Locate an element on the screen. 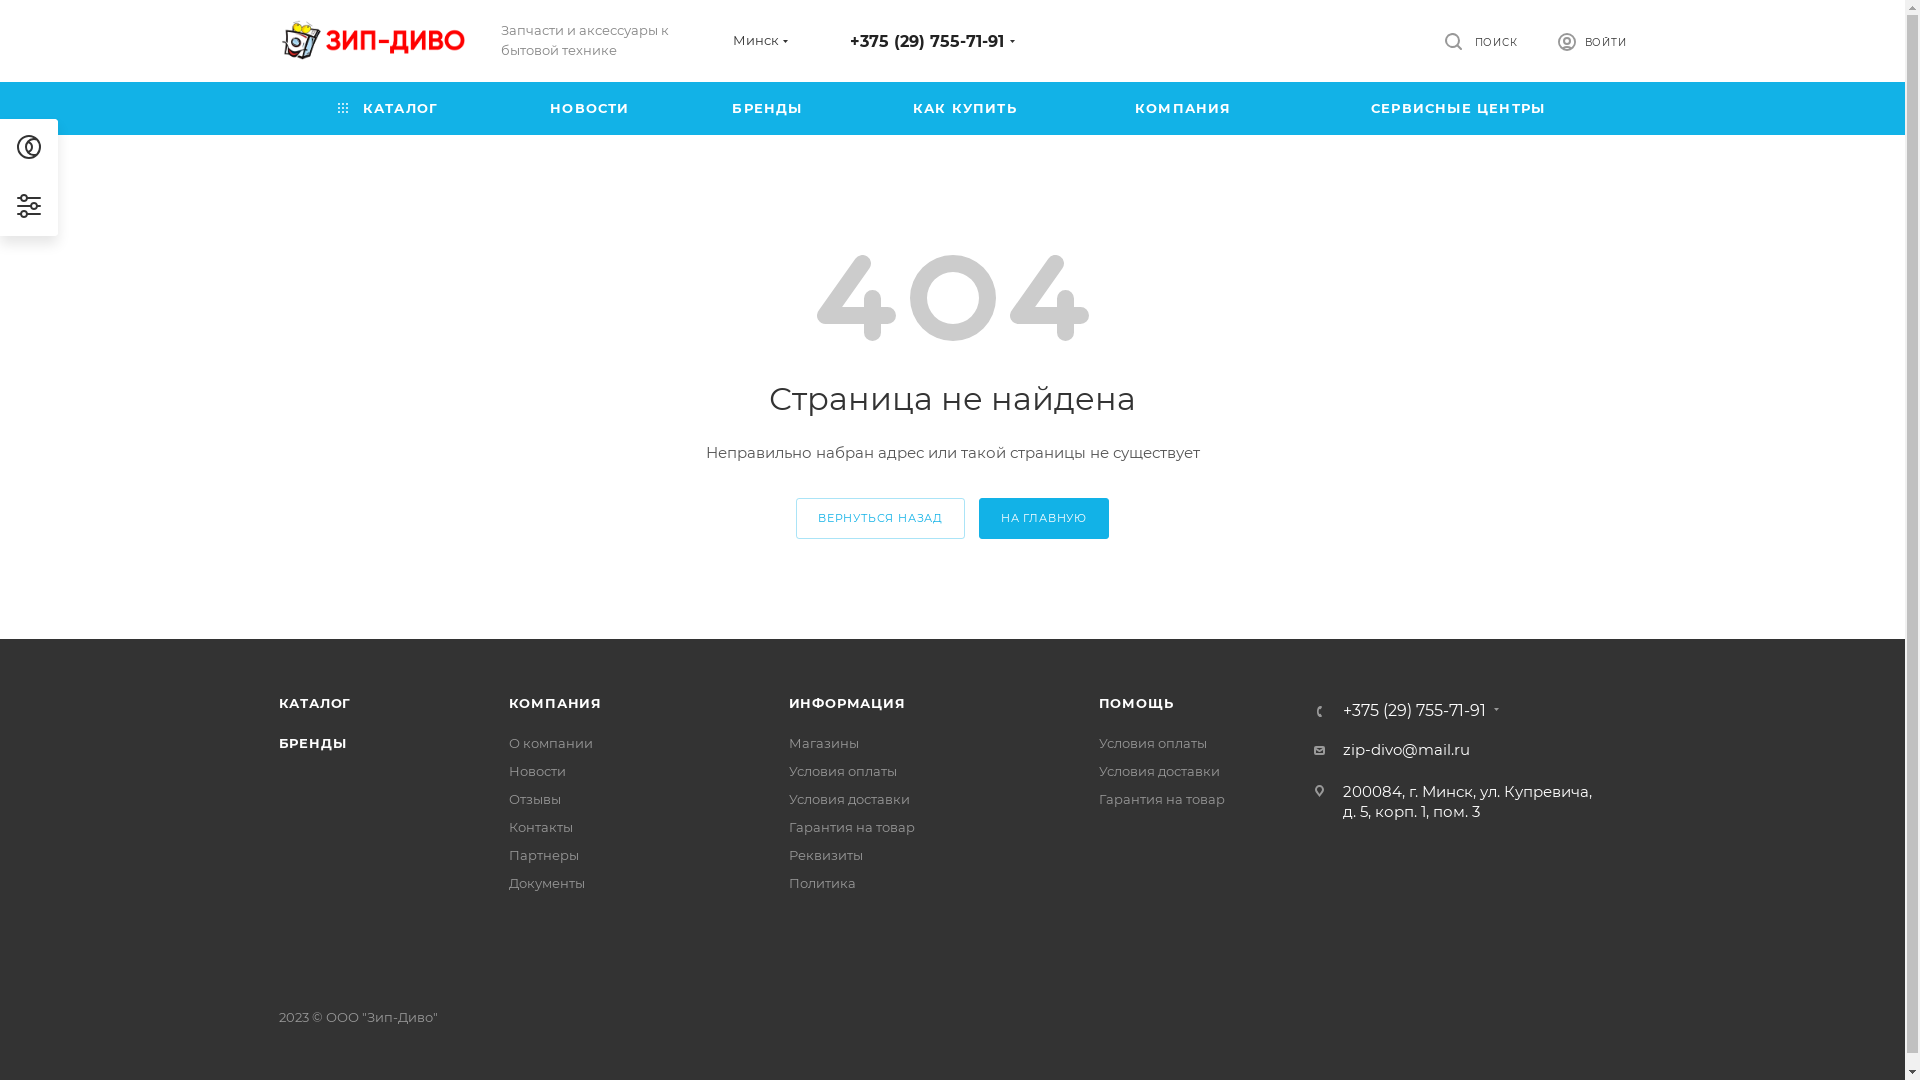 The width and height of the screenshot is (1920, 1080). '+375 (29) 755-71-91' is located at coordinates (1412, 709).